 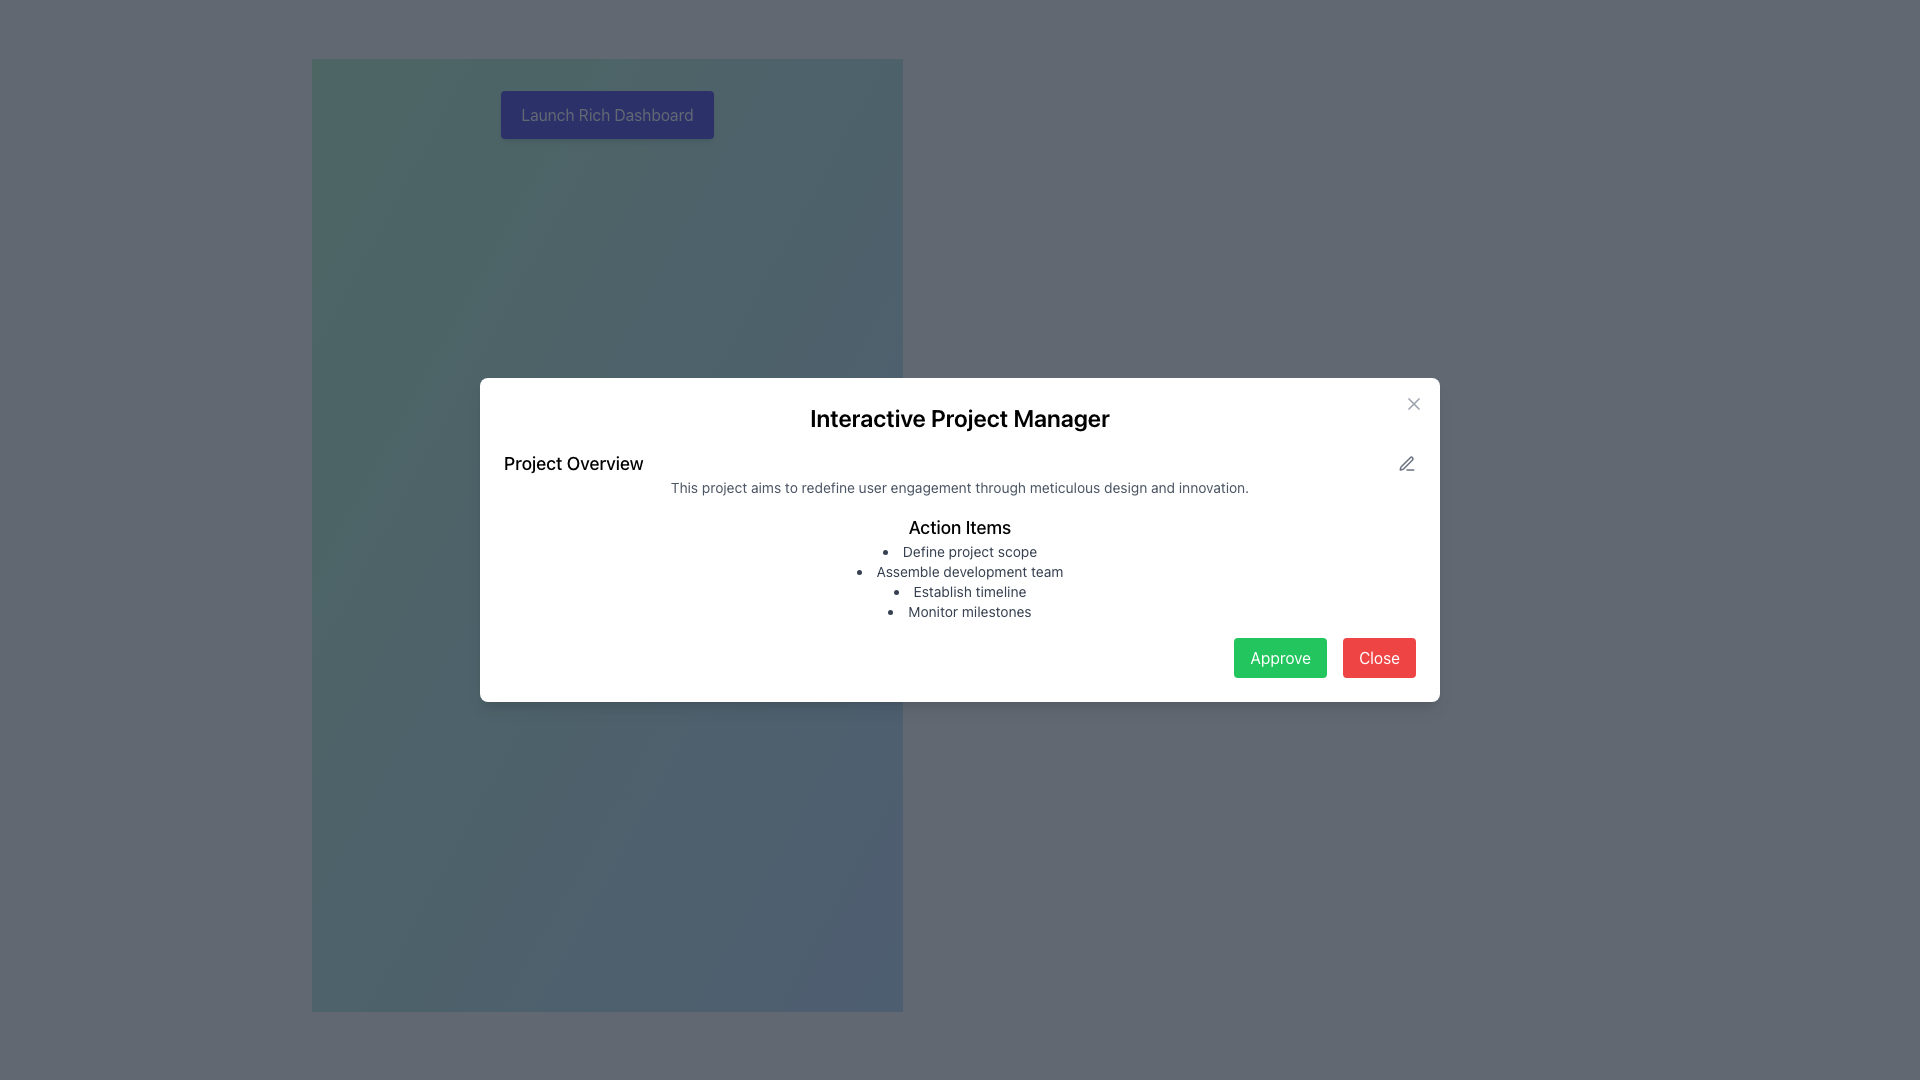 I want to click on the text element that says 'Monitor milestones', the last item in the bullet point list under the 'Action Items' heading in the 'Interactive Project Manager' modal dialog box, so click(x=960, y=611).